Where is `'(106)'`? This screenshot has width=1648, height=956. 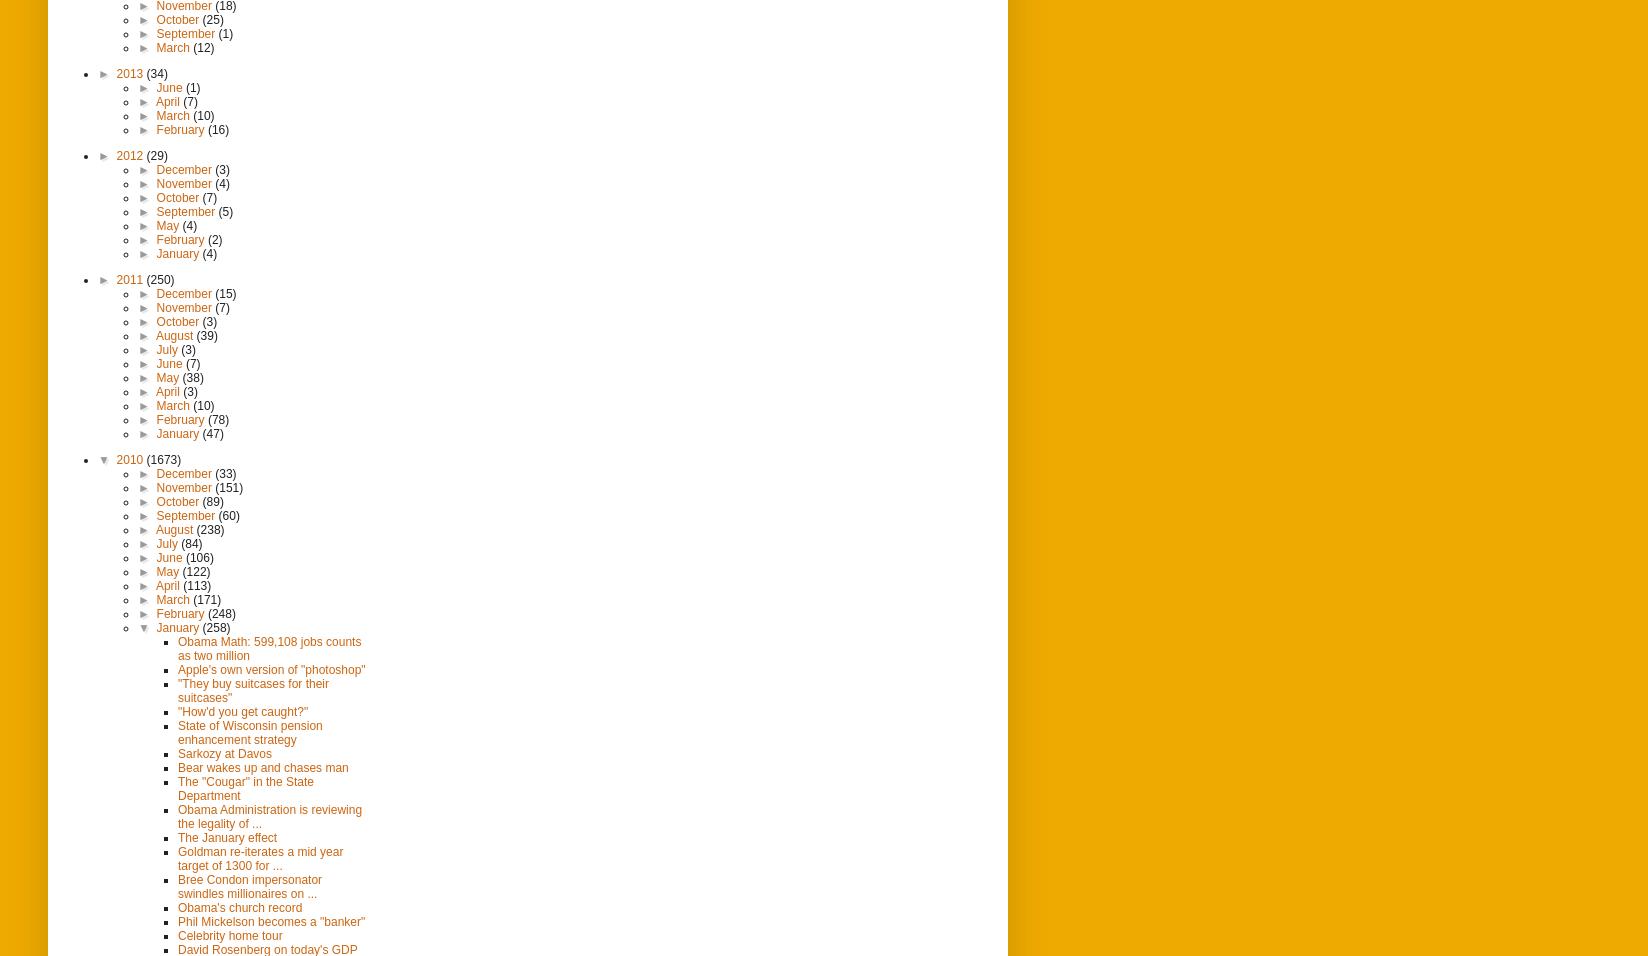 '(106)' is located at coordinates (199, 555).